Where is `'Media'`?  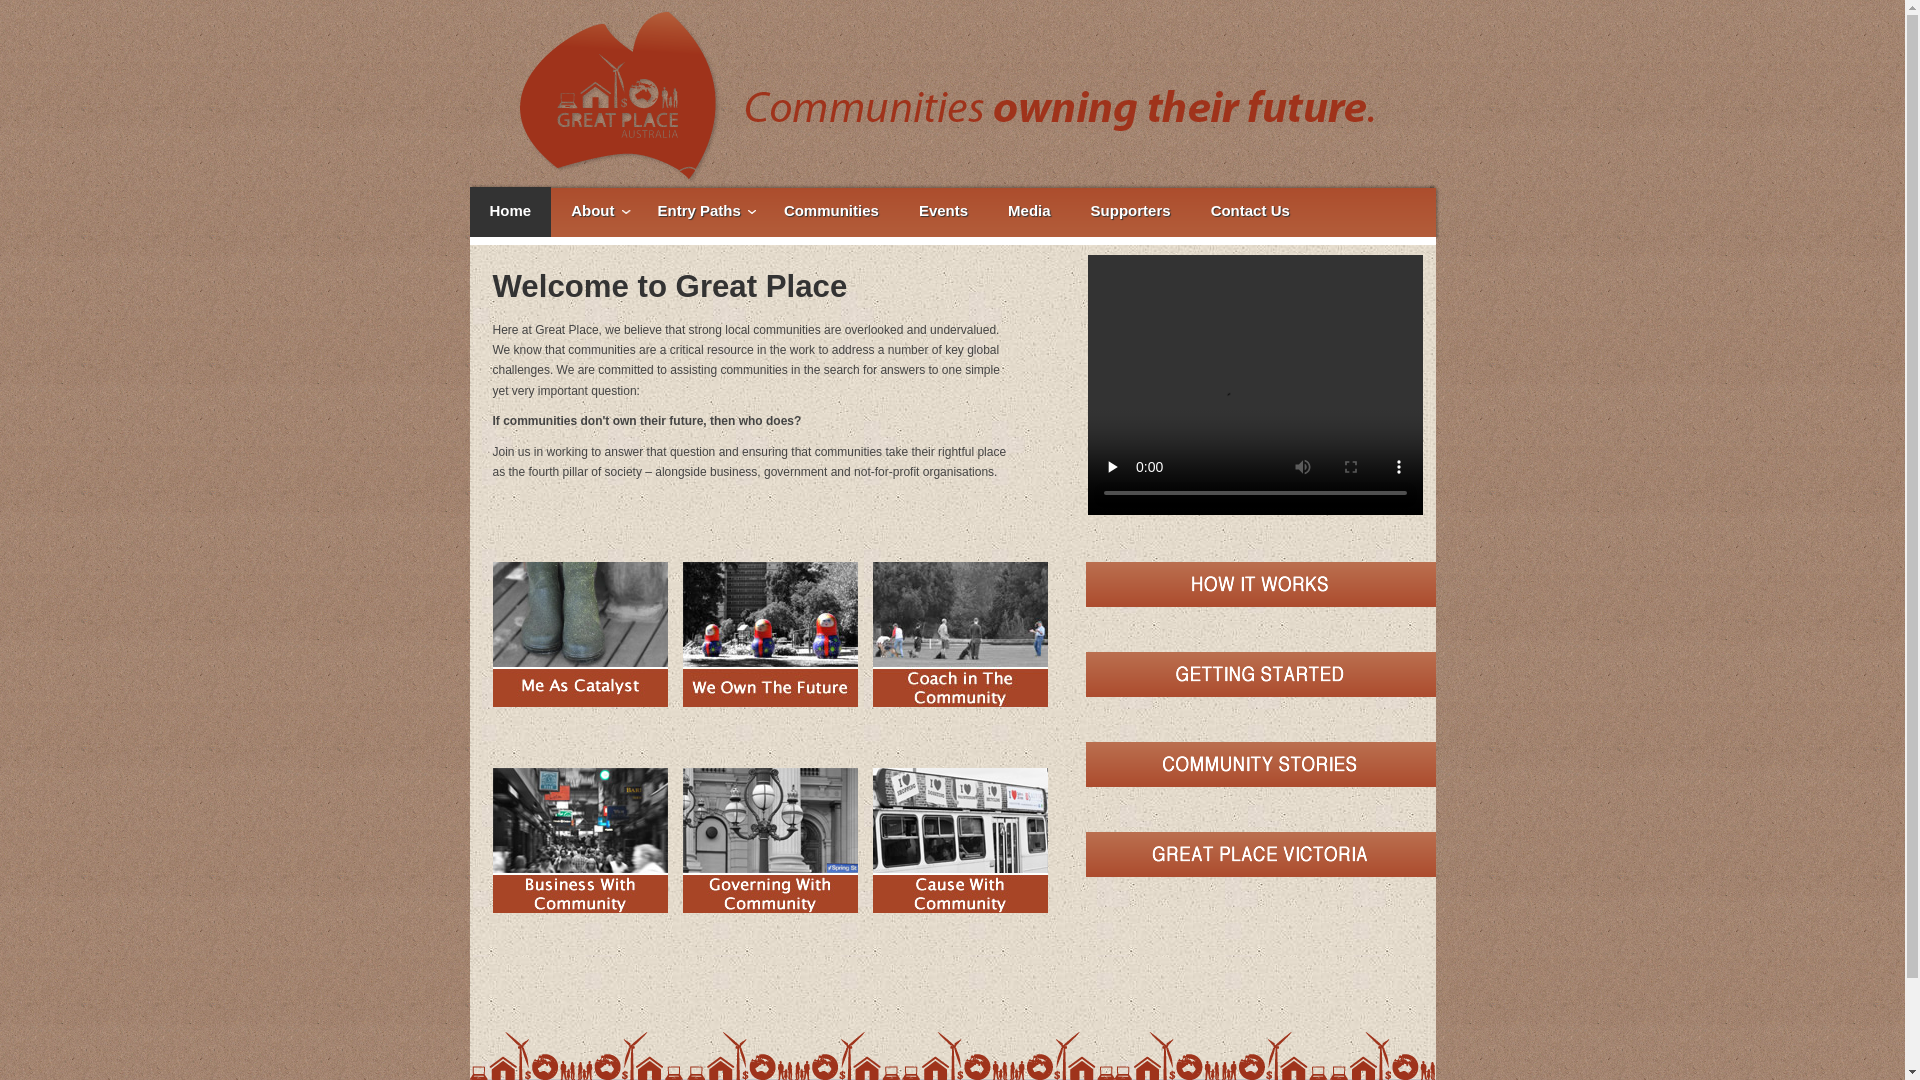 'Media' is located at coordinates (1029, 212).